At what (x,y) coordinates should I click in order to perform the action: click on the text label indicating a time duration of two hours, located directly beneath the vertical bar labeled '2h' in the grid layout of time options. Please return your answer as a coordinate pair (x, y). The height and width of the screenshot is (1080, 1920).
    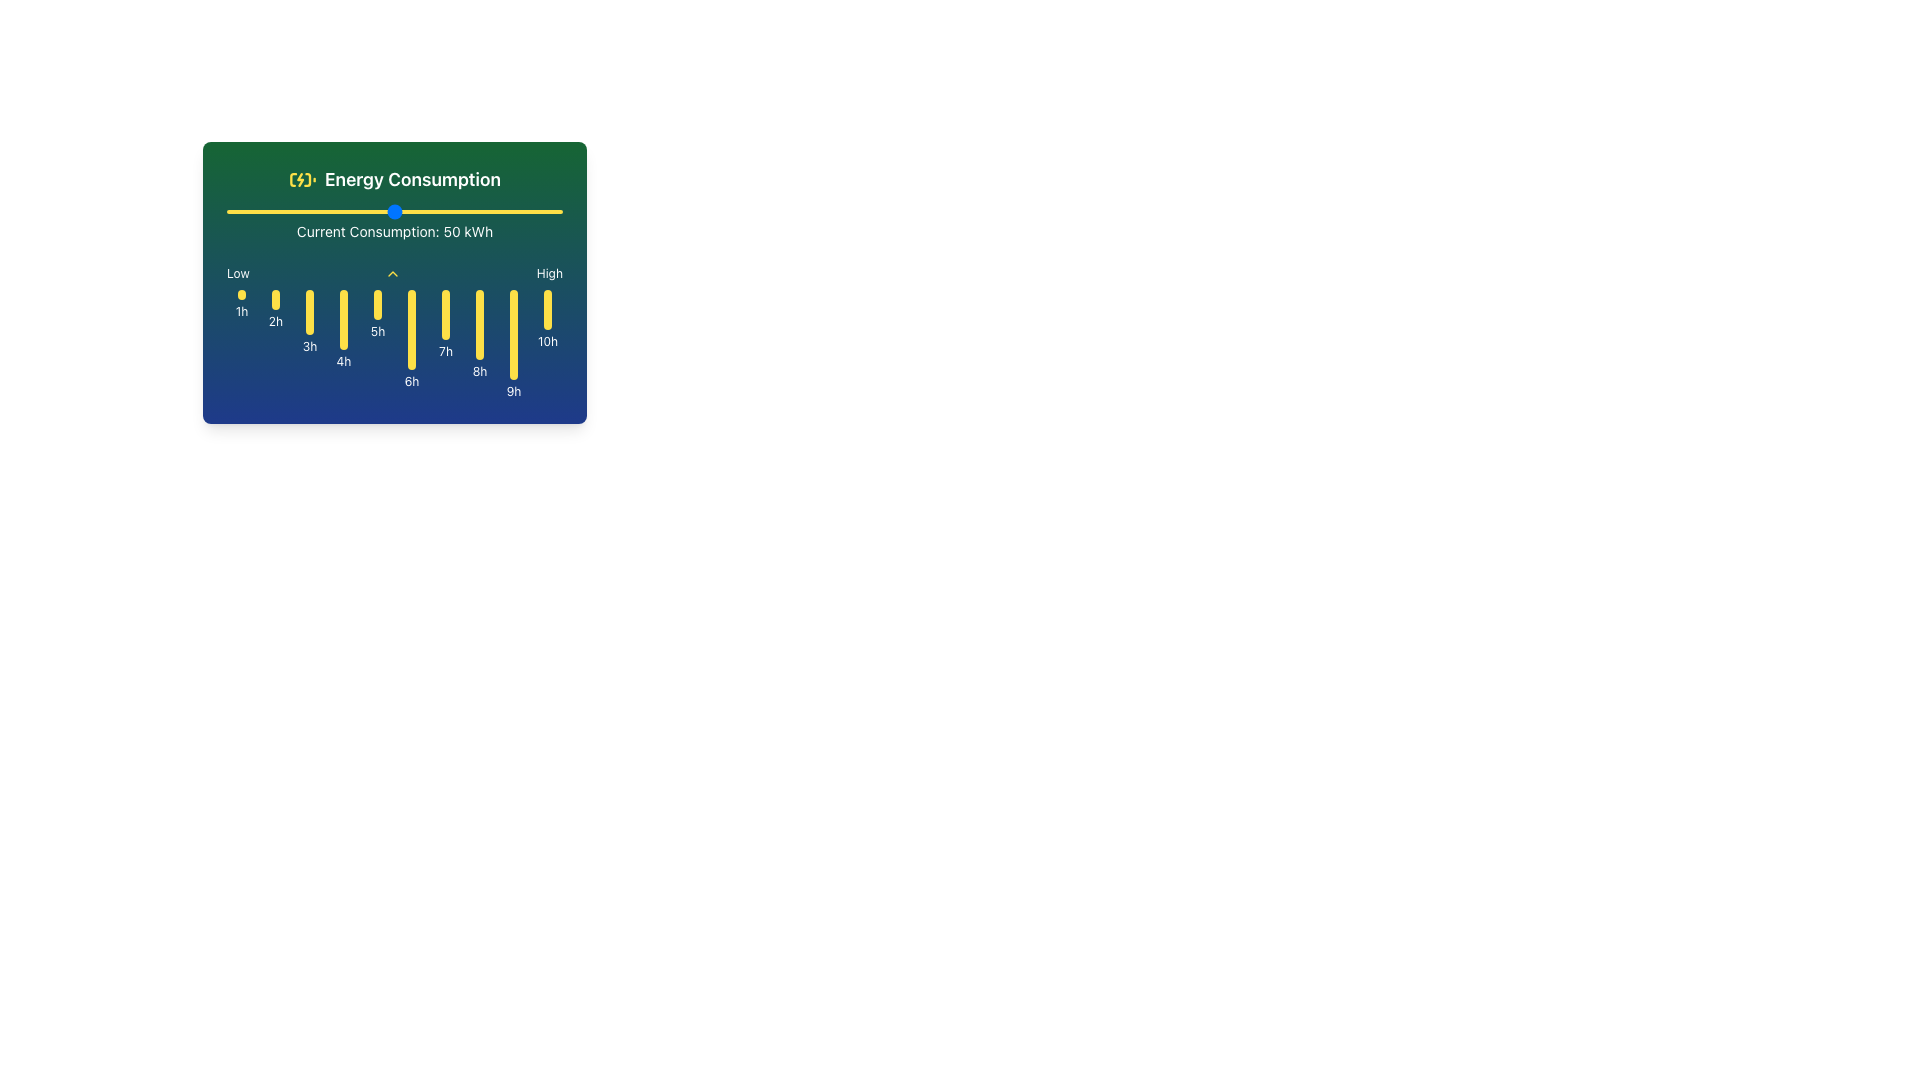
    Looking at the image, I should click on (274, 320).